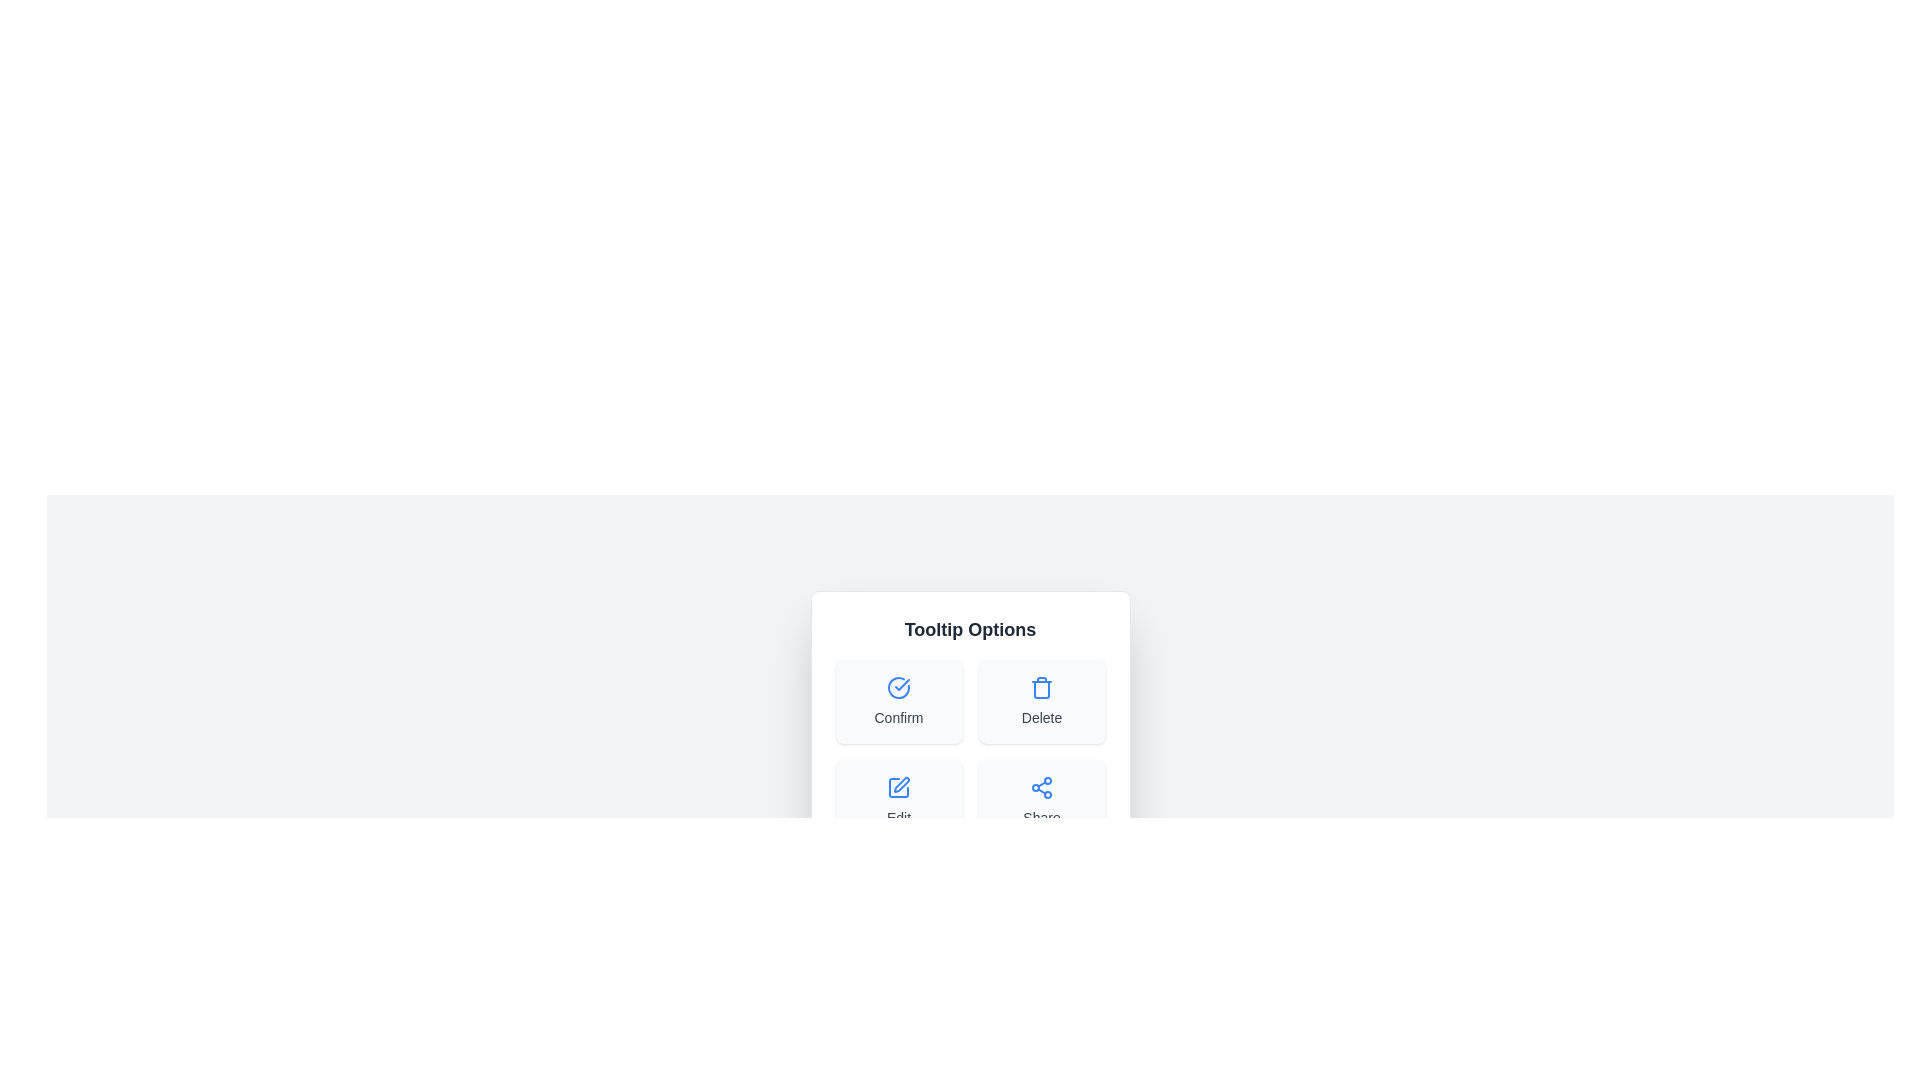  Describe the element at coordinates (897, 801) in the screenshot. I see `the edit button, which is the third card in a grid layout of four options, located at the bottom left, to initiate the edit action` at that location.